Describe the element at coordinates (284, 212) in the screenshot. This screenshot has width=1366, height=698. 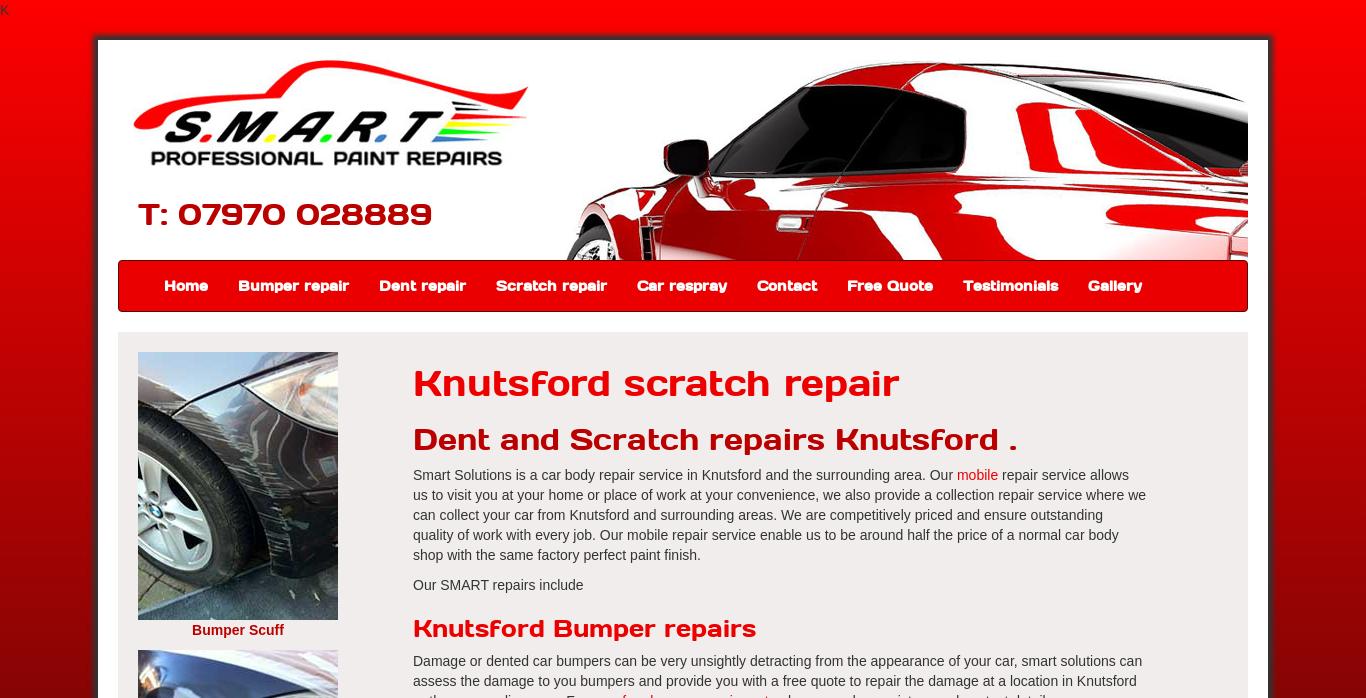
I see `'T: 07970 028889'` at that location.